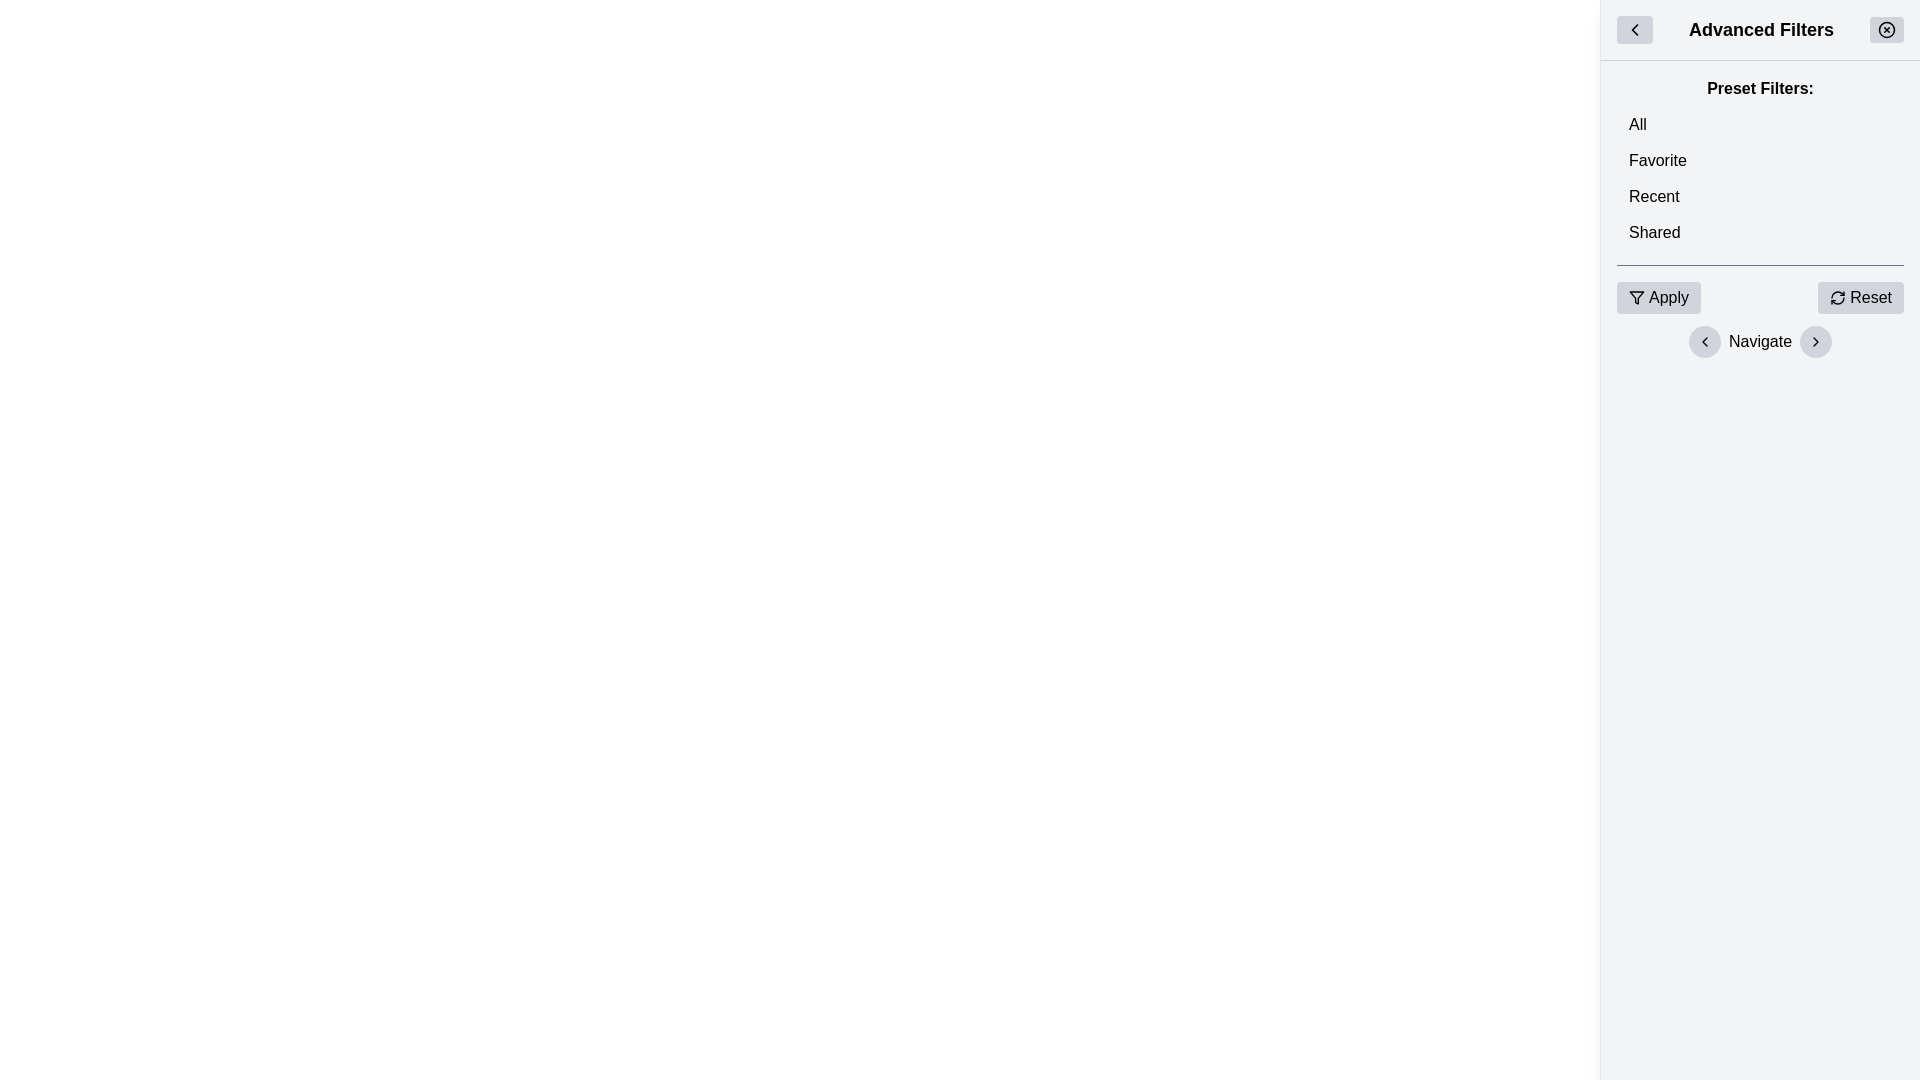 Image resolution: width=1920 pixels, height=1080 pixels. What do you see at coordinates (1760, 124) in the screenshot?
I see `the 'All' button, which is a rectangular button with a light background and rounded corners, located at the top of the vertical list of buttons in the 'Preset Filters' section of the right sidebar` at bounding box center [1760, 124].